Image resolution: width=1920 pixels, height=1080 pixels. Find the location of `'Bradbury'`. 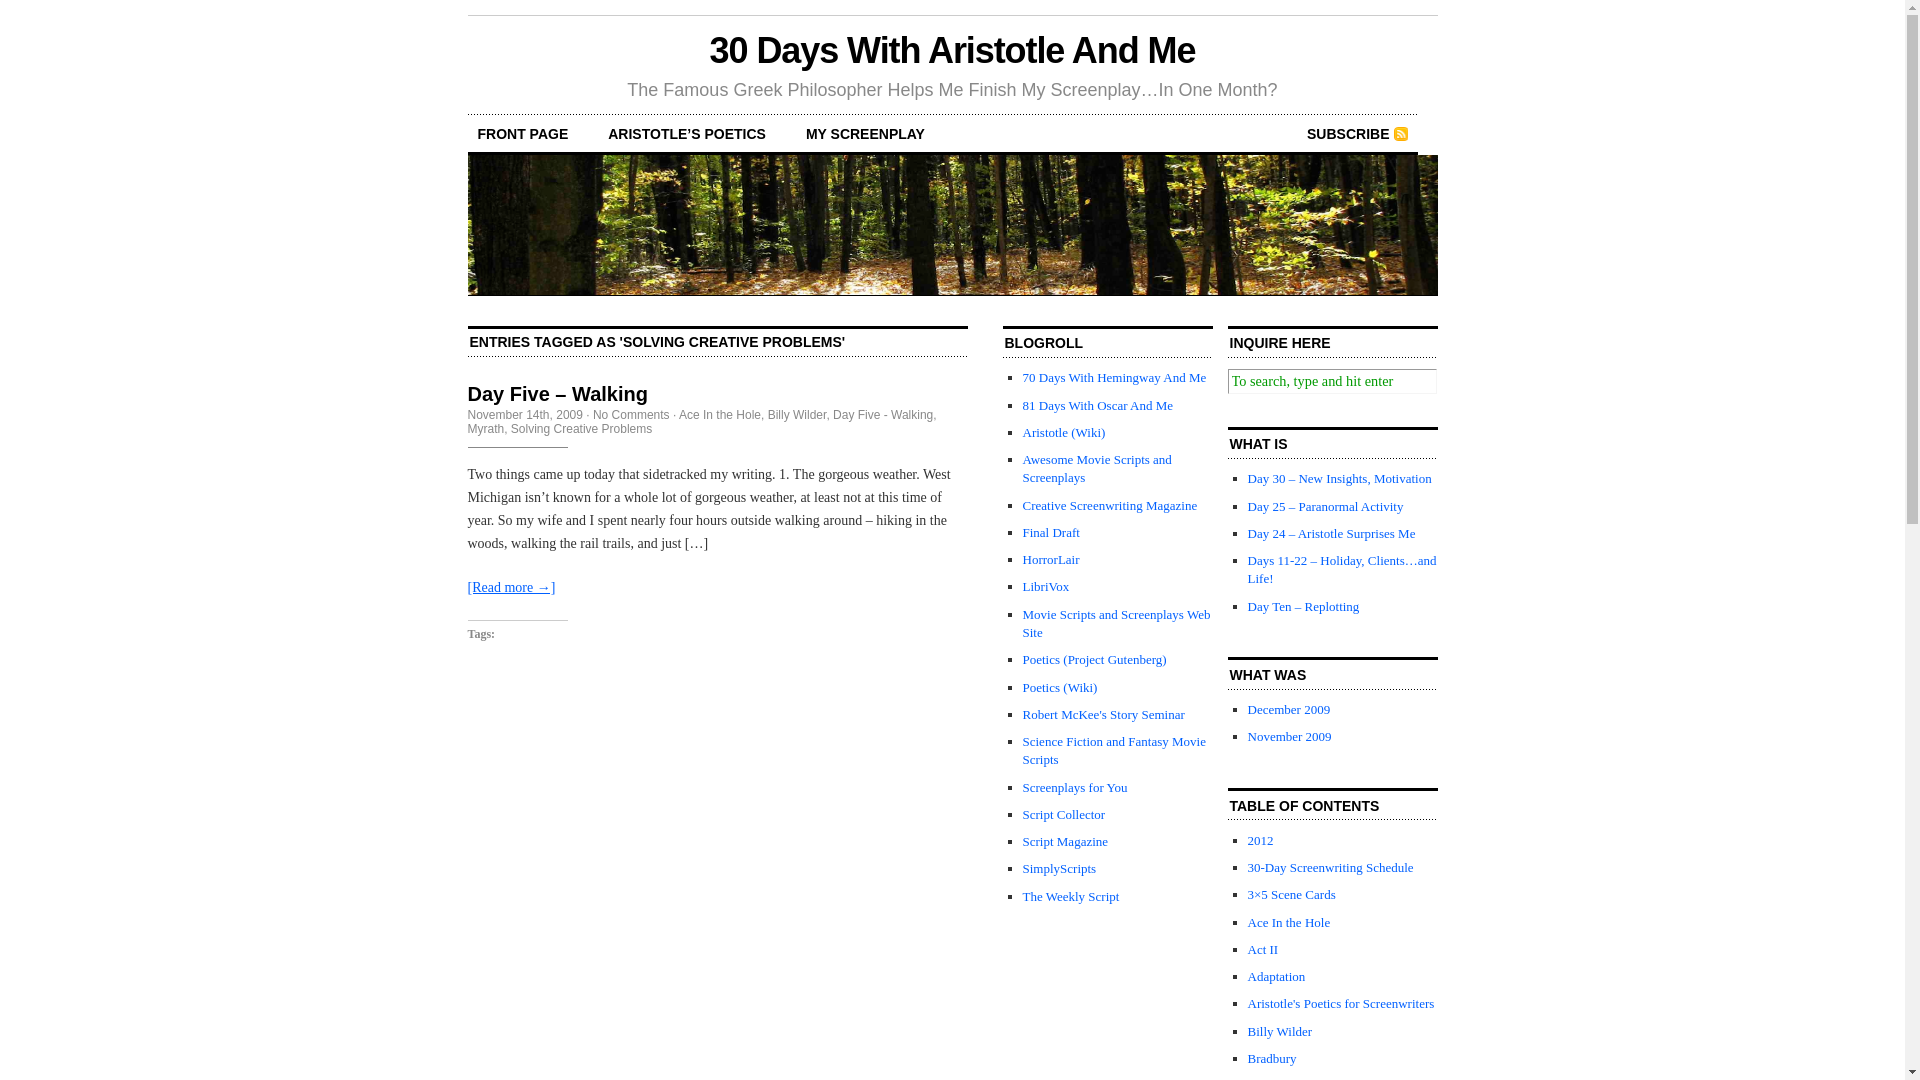

'Bradbury' is located at coordinates (1271, 1057).